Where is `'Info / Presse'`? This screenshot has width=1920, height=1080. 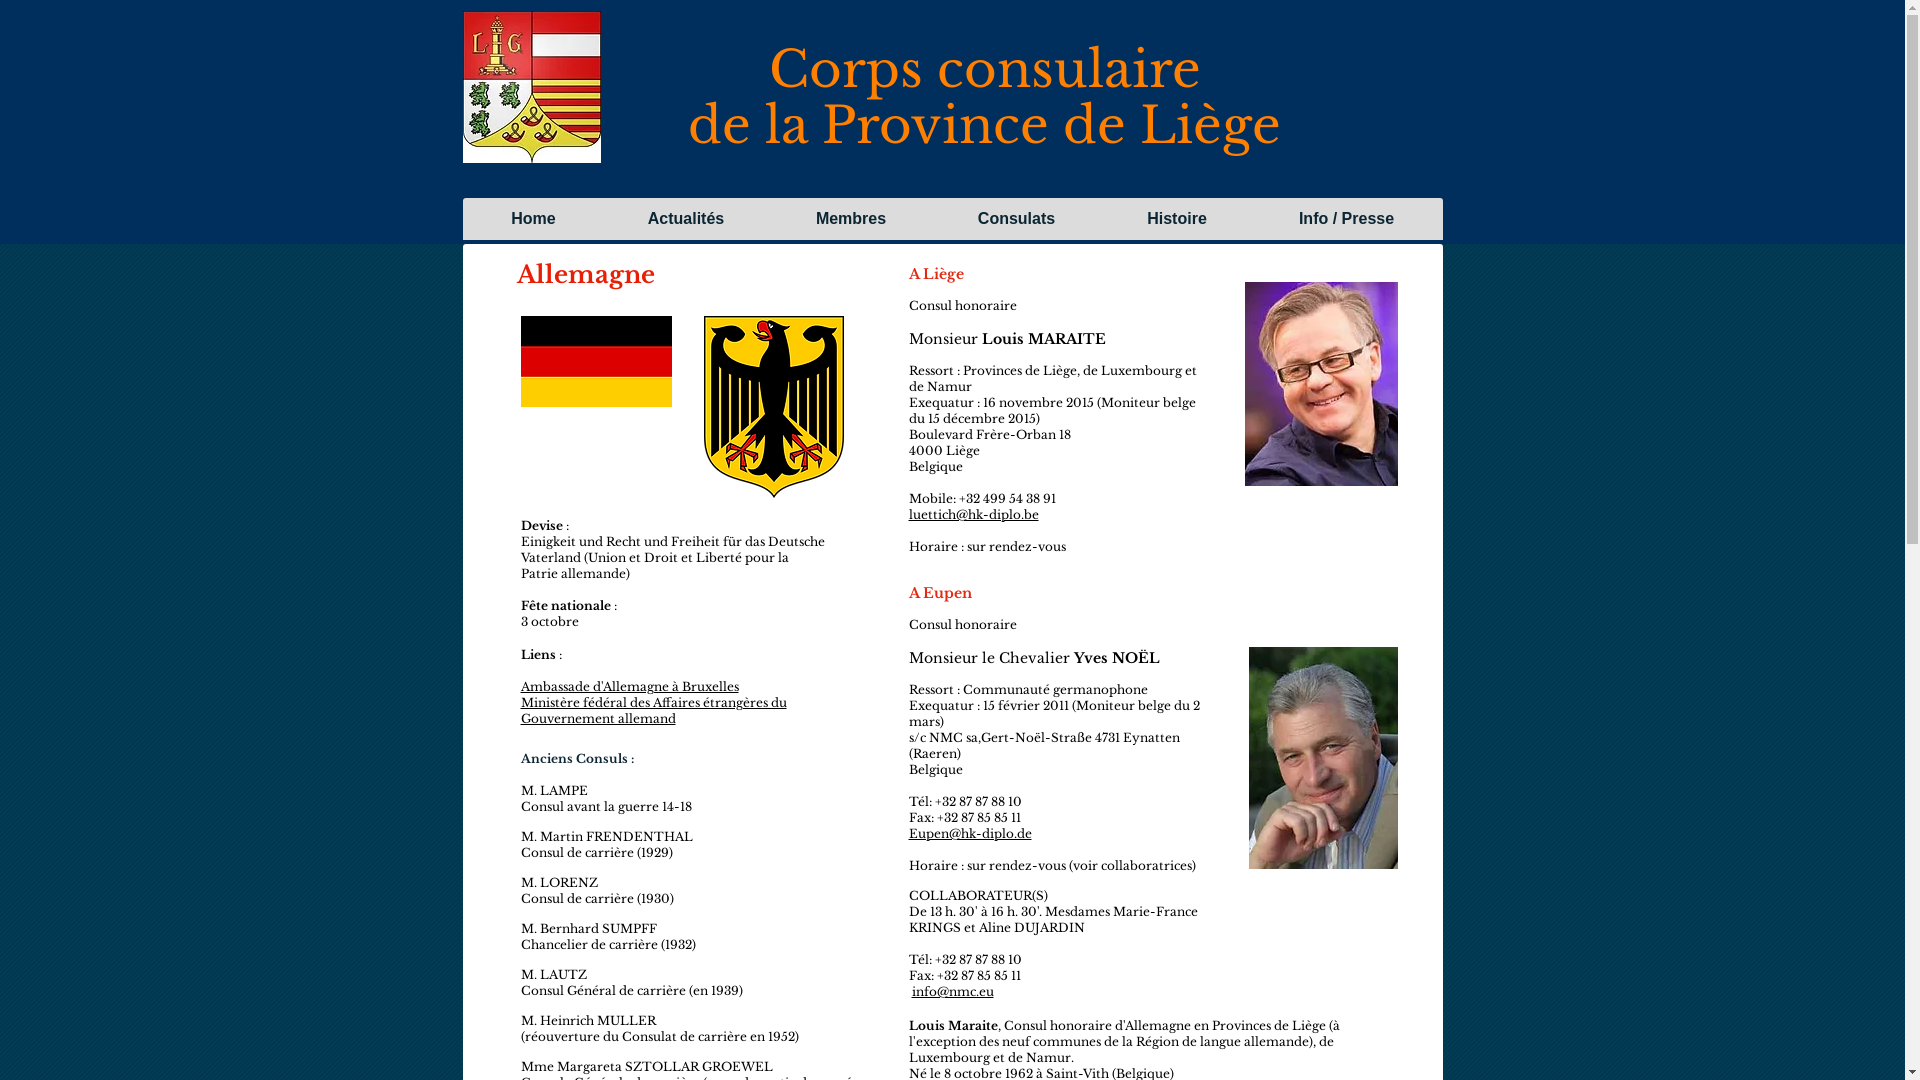
'Info / Presse' is located at coordinates (1345, 219).